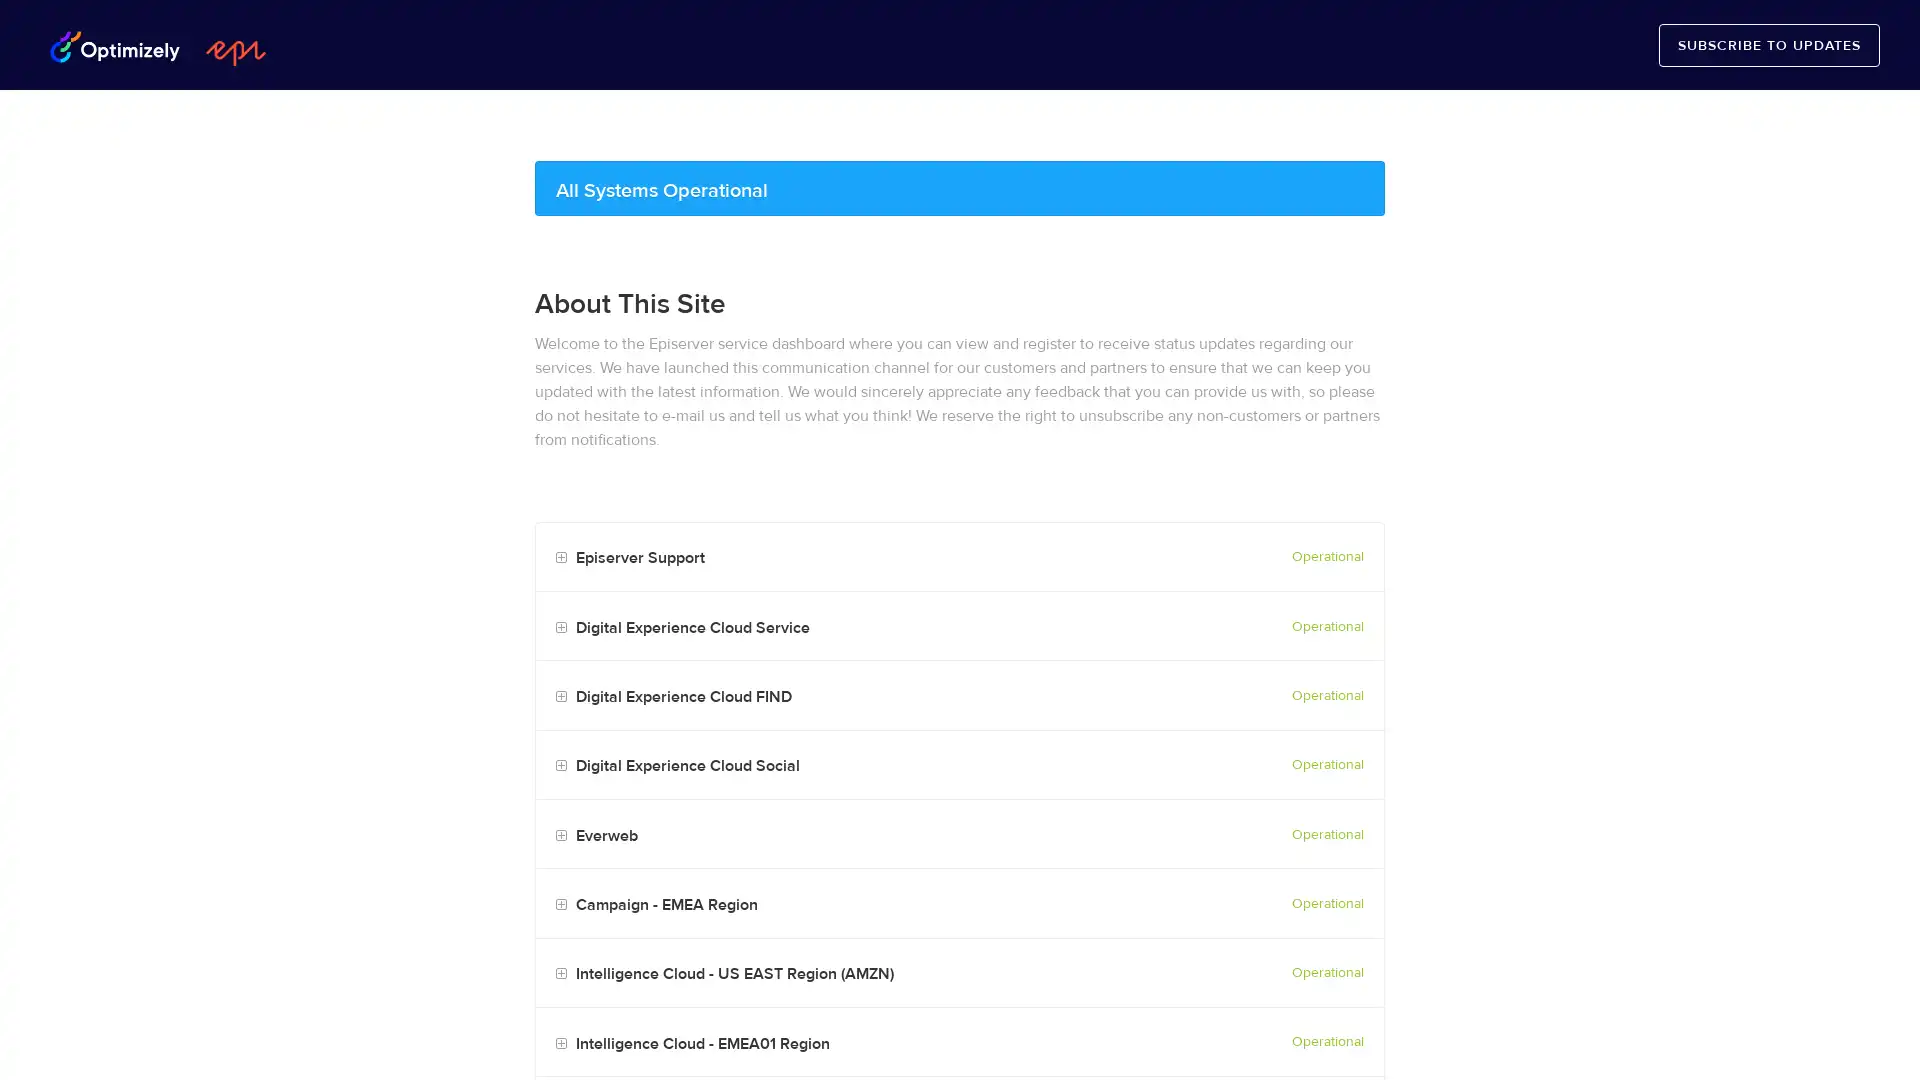 The height and width of the screenshot is (1080, 1920). What do you see at coordinates (560, 627) in the screenshot?
I see `Toggle Digital Experience Cloud Service` at bounding box center [560, 627].